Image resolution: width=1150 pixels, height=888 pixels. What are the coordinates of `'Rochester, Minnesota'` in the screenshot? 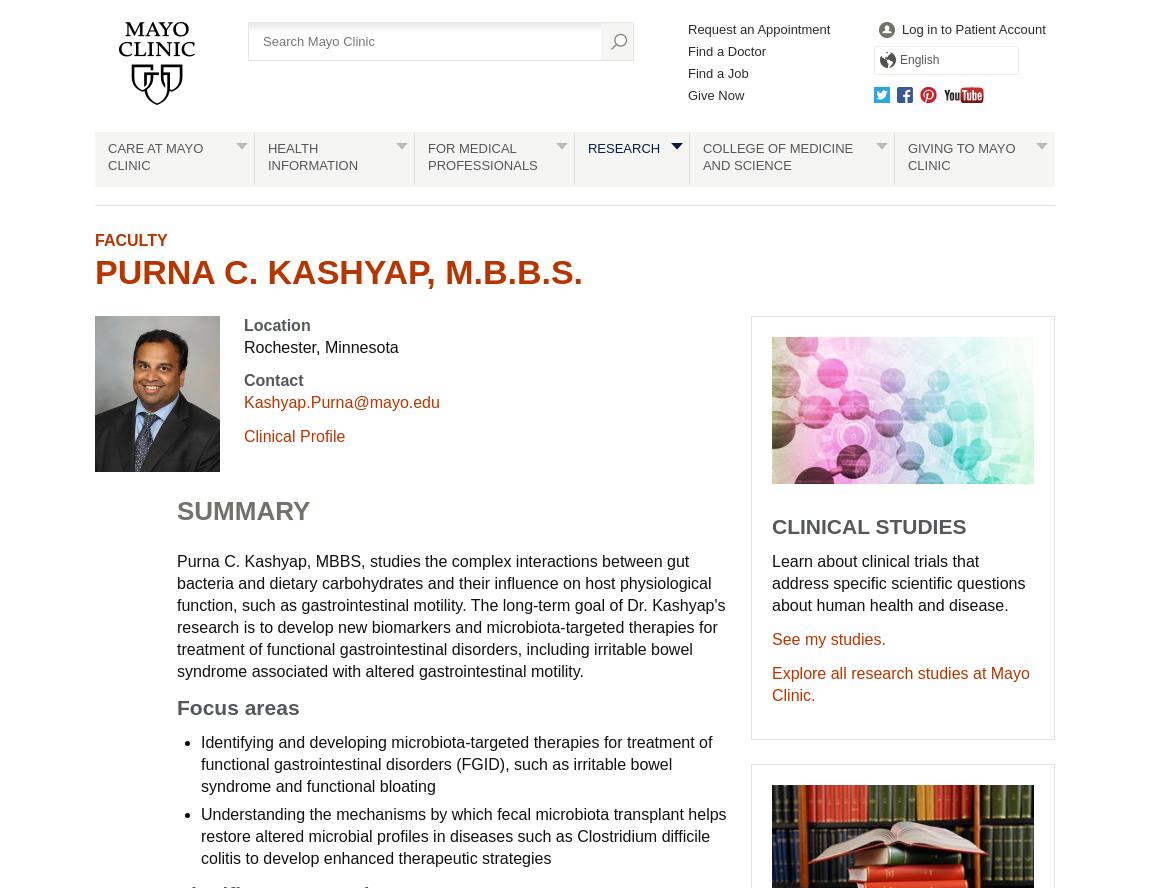 It's located at (320, 346).